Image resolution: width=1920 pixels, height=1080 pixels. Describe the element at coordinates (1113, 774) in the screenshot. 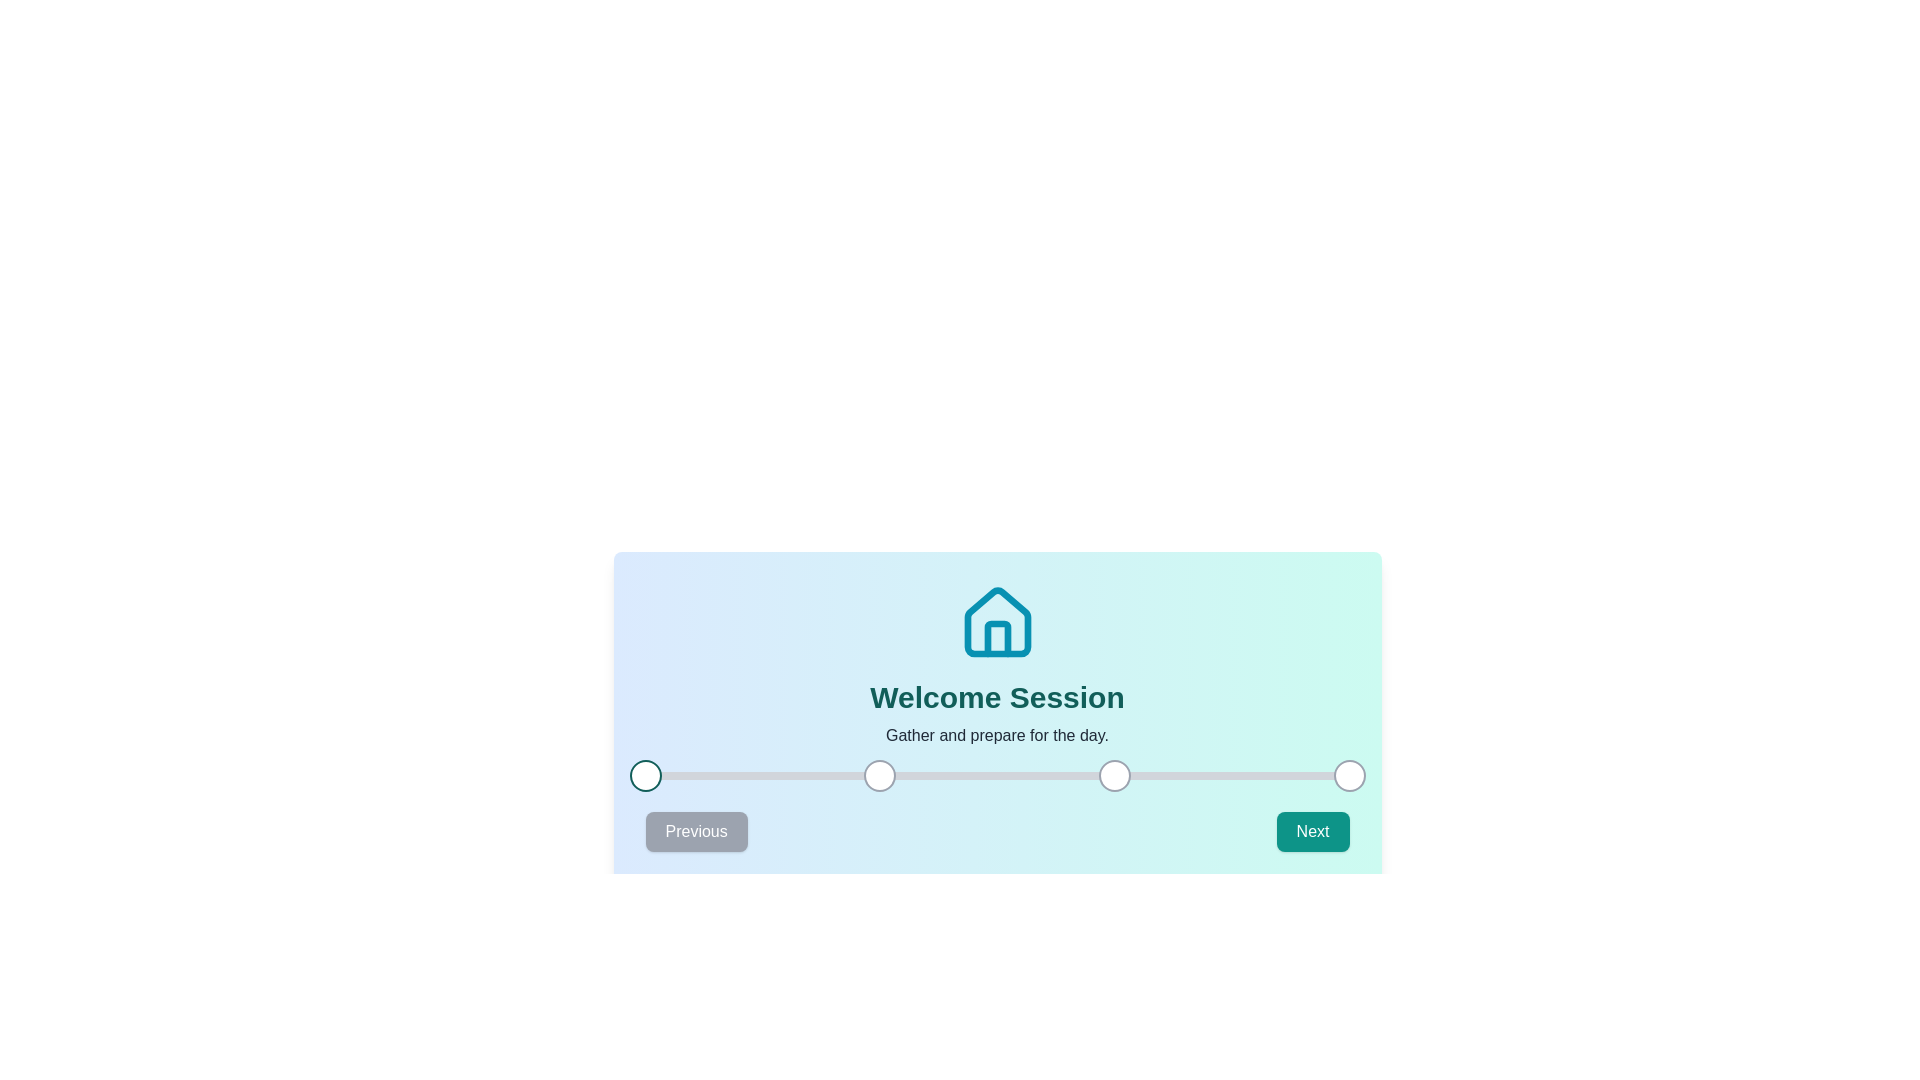

I see `the progress indicator corresponding to step 3` at that location.